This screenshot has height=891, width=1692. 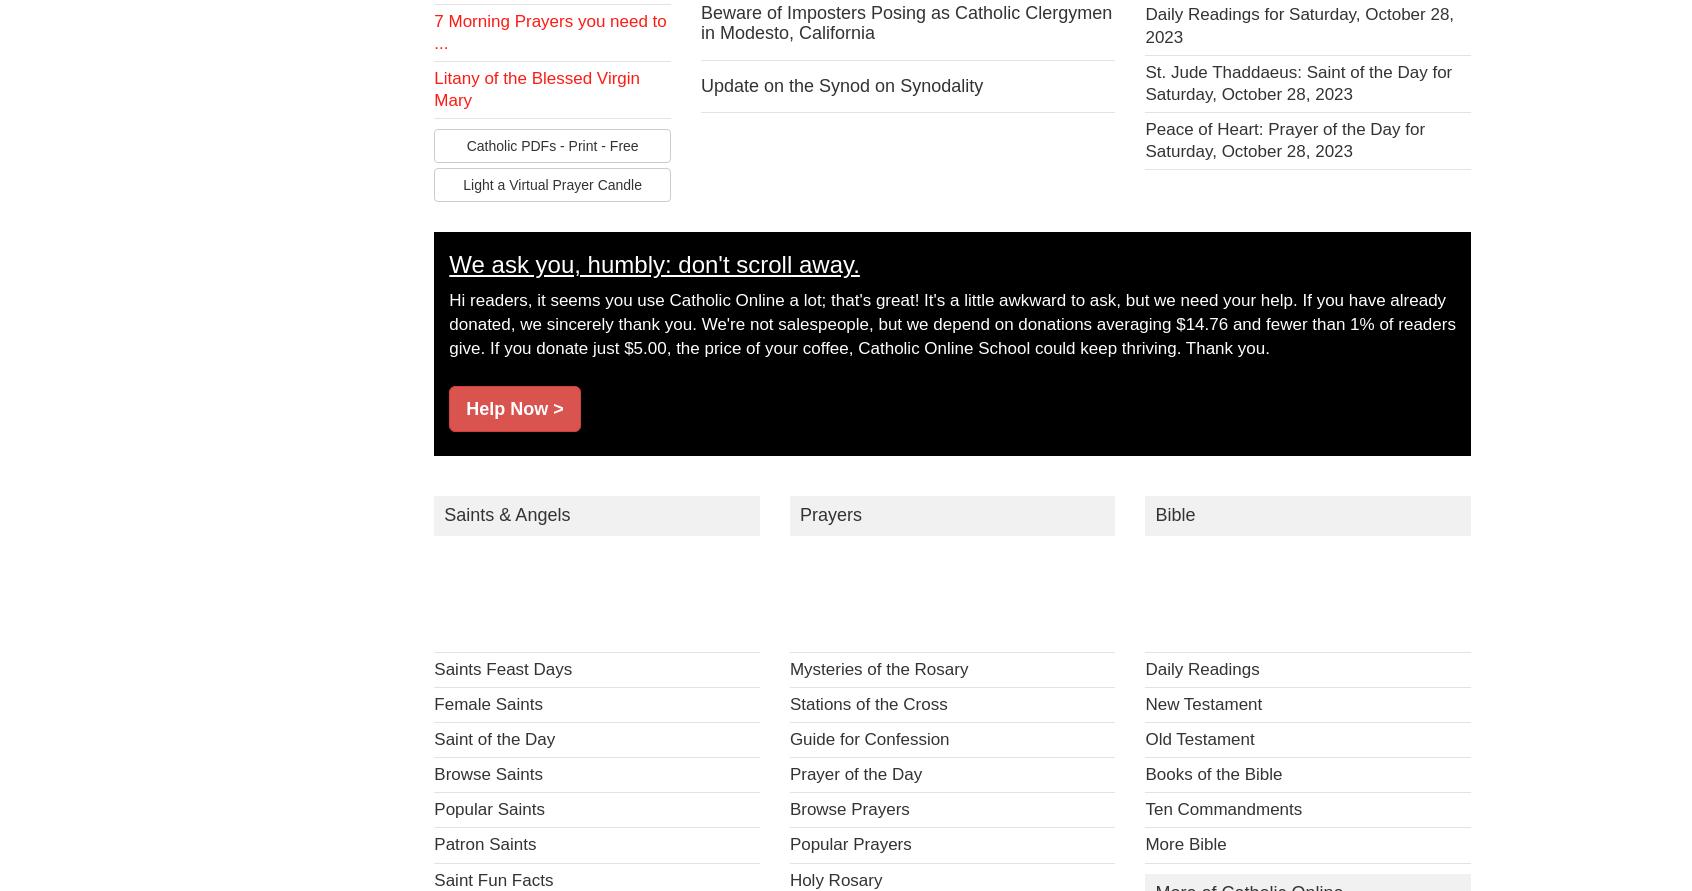 What do you see at coordinates (653, 264) in the screenshot?
I see `'We ask you, humbly: don't scroll away.'` at bounding box center [653, 264].